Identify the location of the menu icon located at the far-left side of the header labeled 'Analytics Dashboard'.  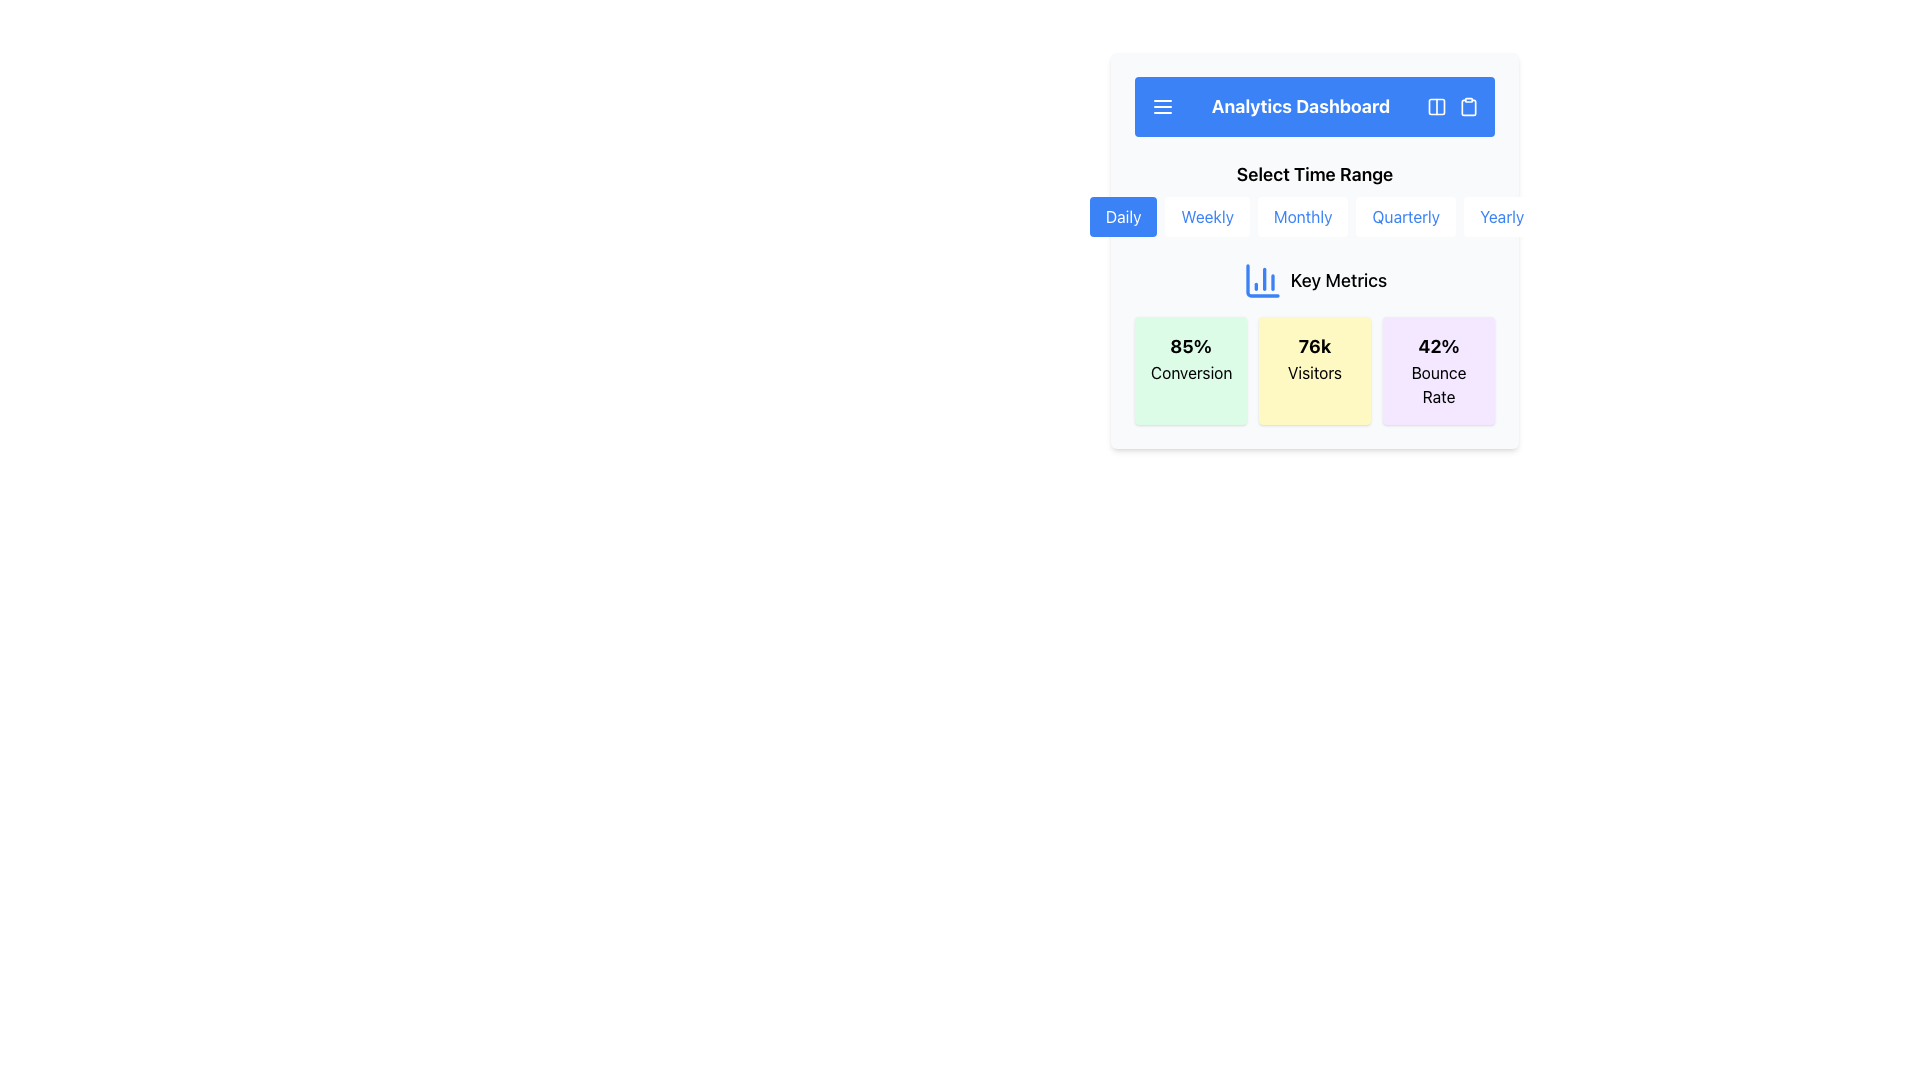
(1162, 107).